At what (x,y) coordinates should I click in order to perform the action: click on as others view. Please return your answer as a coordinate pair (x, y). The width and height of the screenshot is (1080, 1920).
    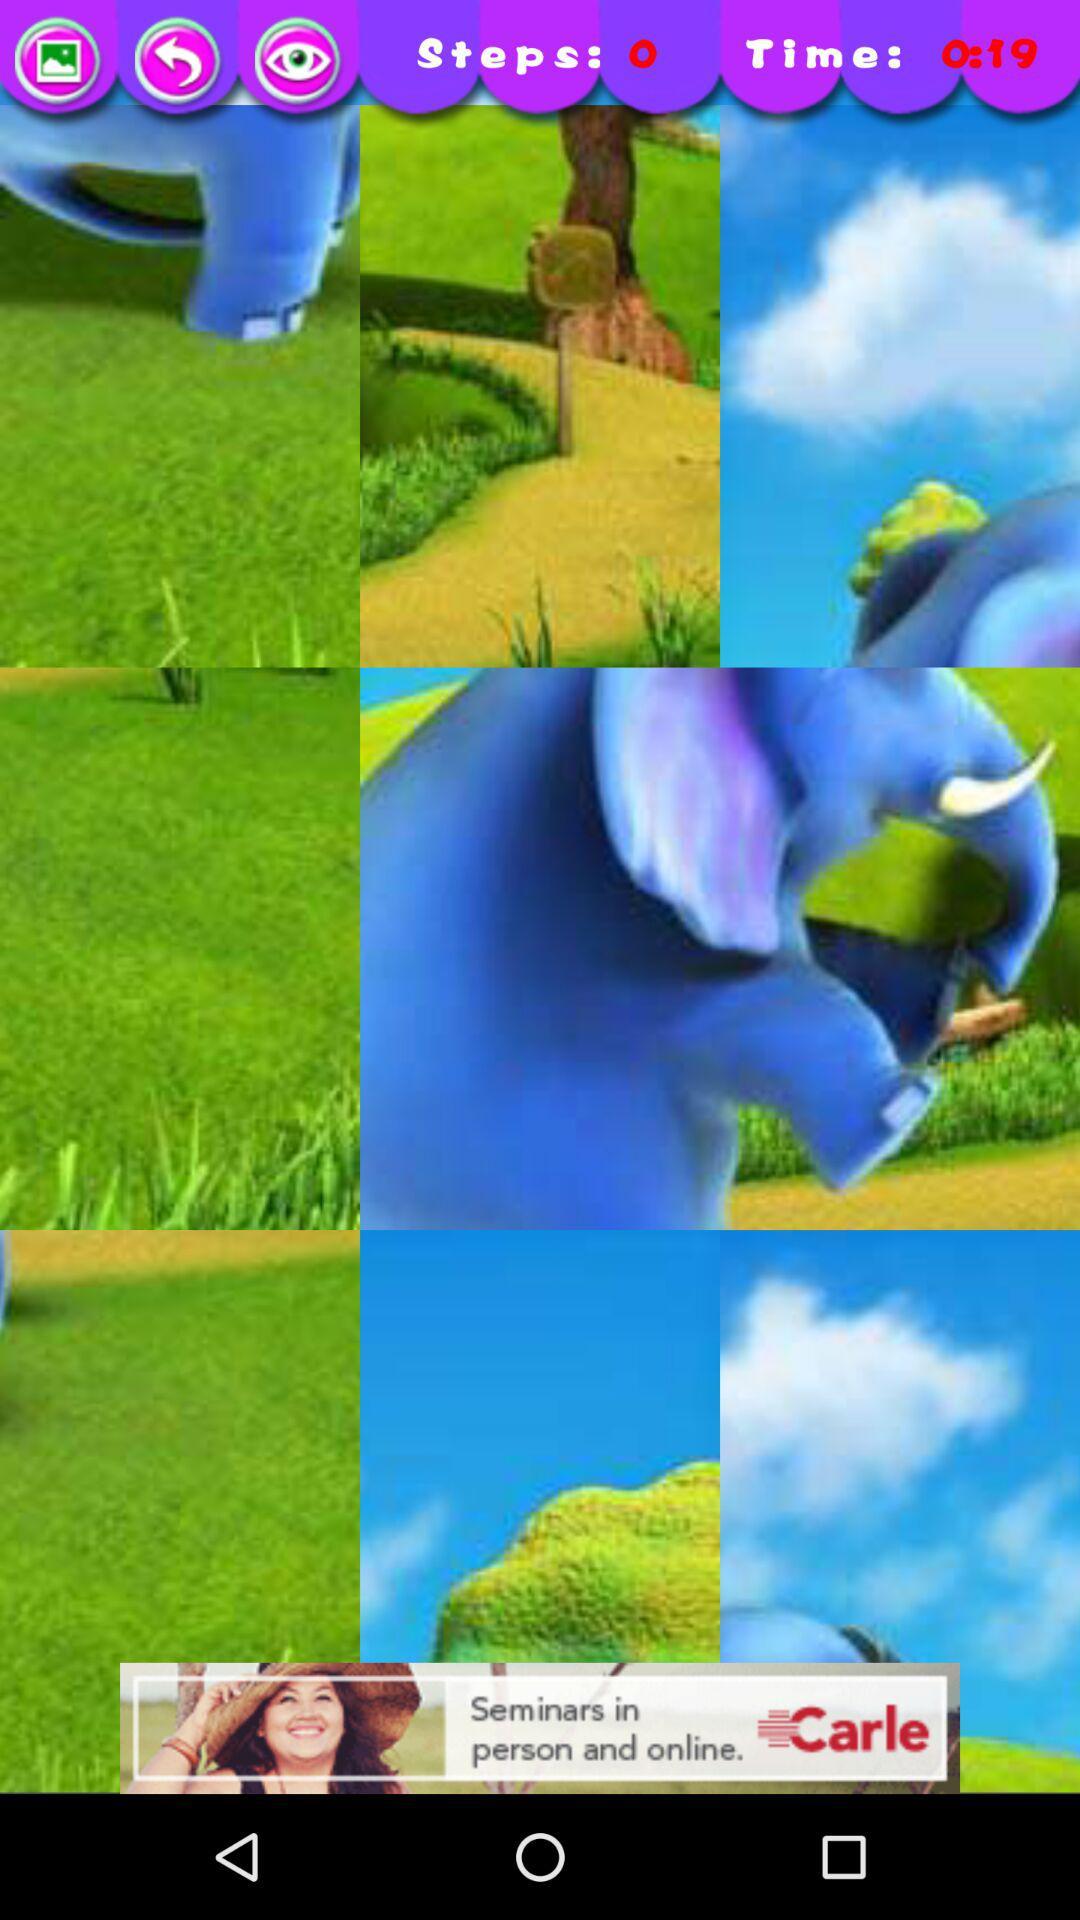
    Looking at the image, I should click on (300, 62).